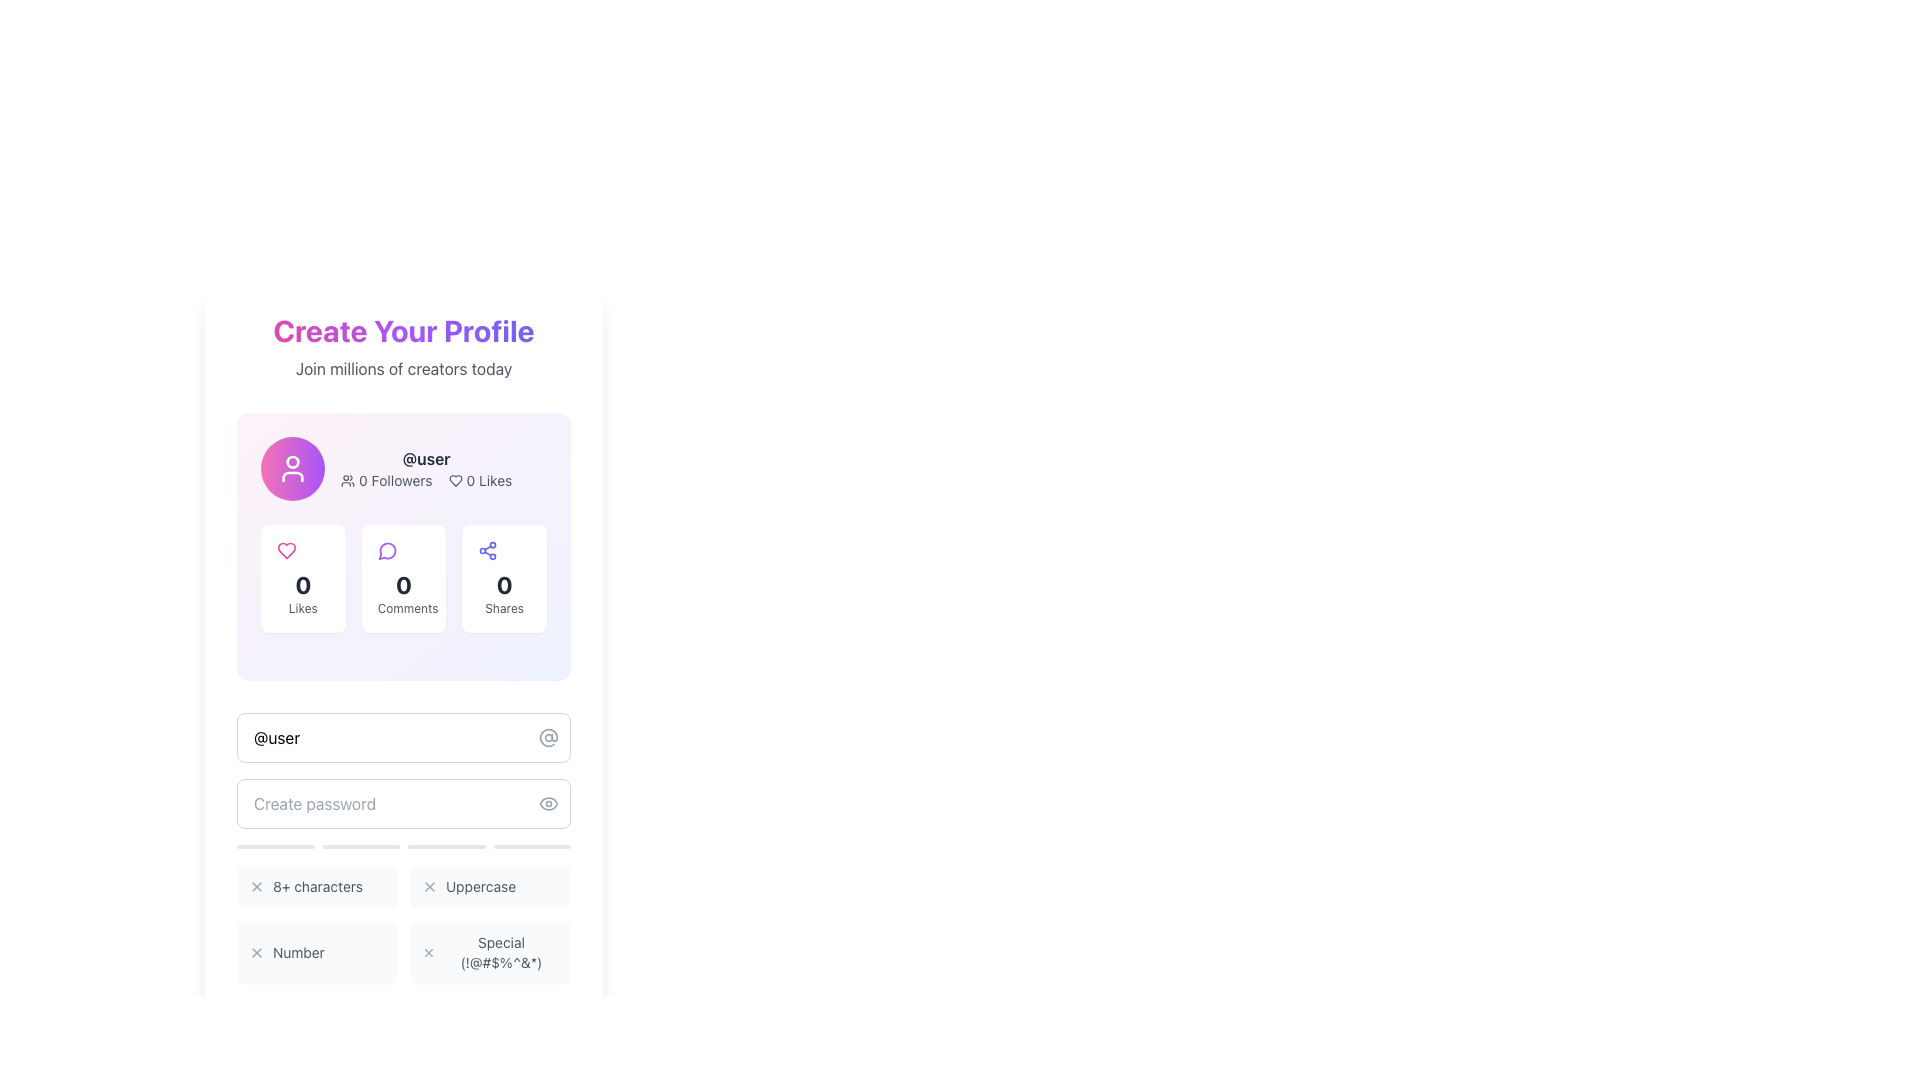 Image resolution: width=1920 pixels, height=1080 pixels. What do you see at coordinates (316, 951) in the screenshot?
I see `description of the text element labeled 'Number', which is the third entry in a grid layout, featuring an icon and styled with a smaller gray font on a light gray background` at bounding box center [316, 951].